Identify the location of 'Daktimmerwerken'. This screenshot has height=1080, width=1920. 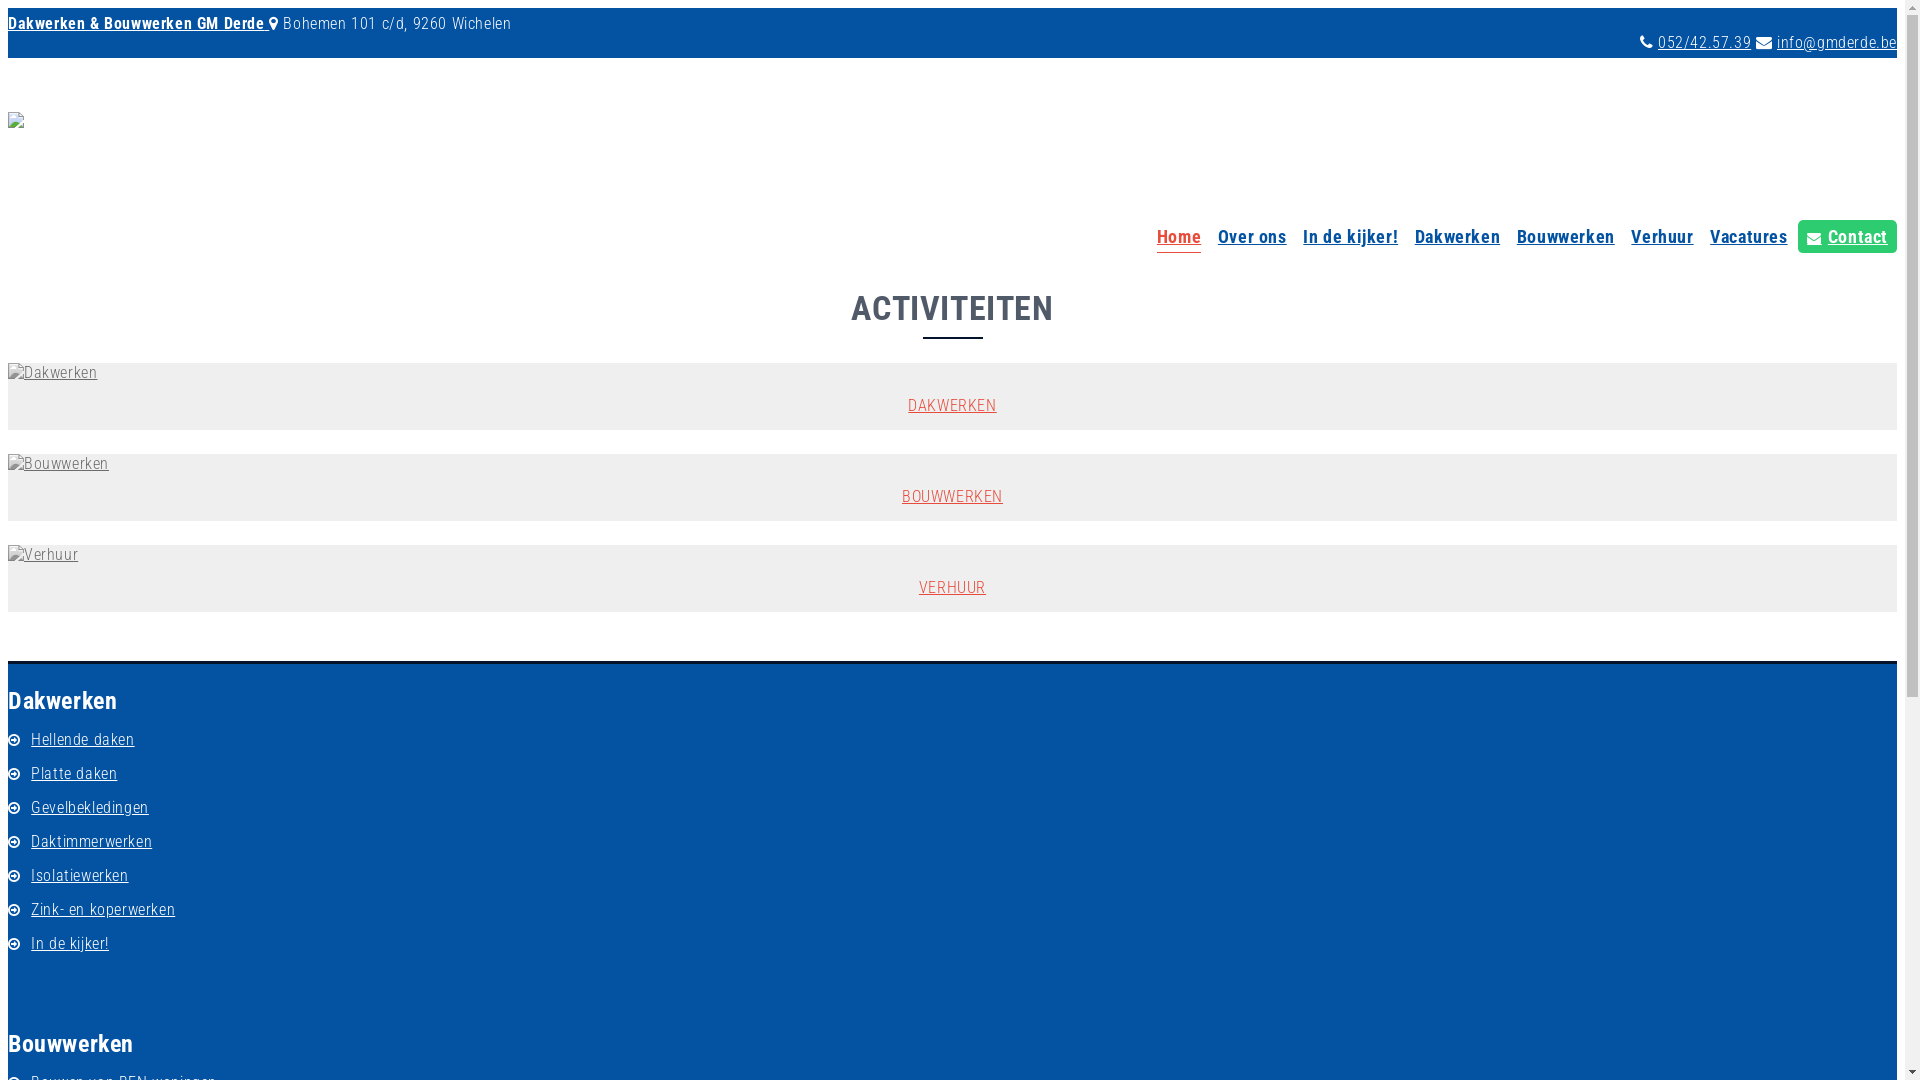
(90, 841).